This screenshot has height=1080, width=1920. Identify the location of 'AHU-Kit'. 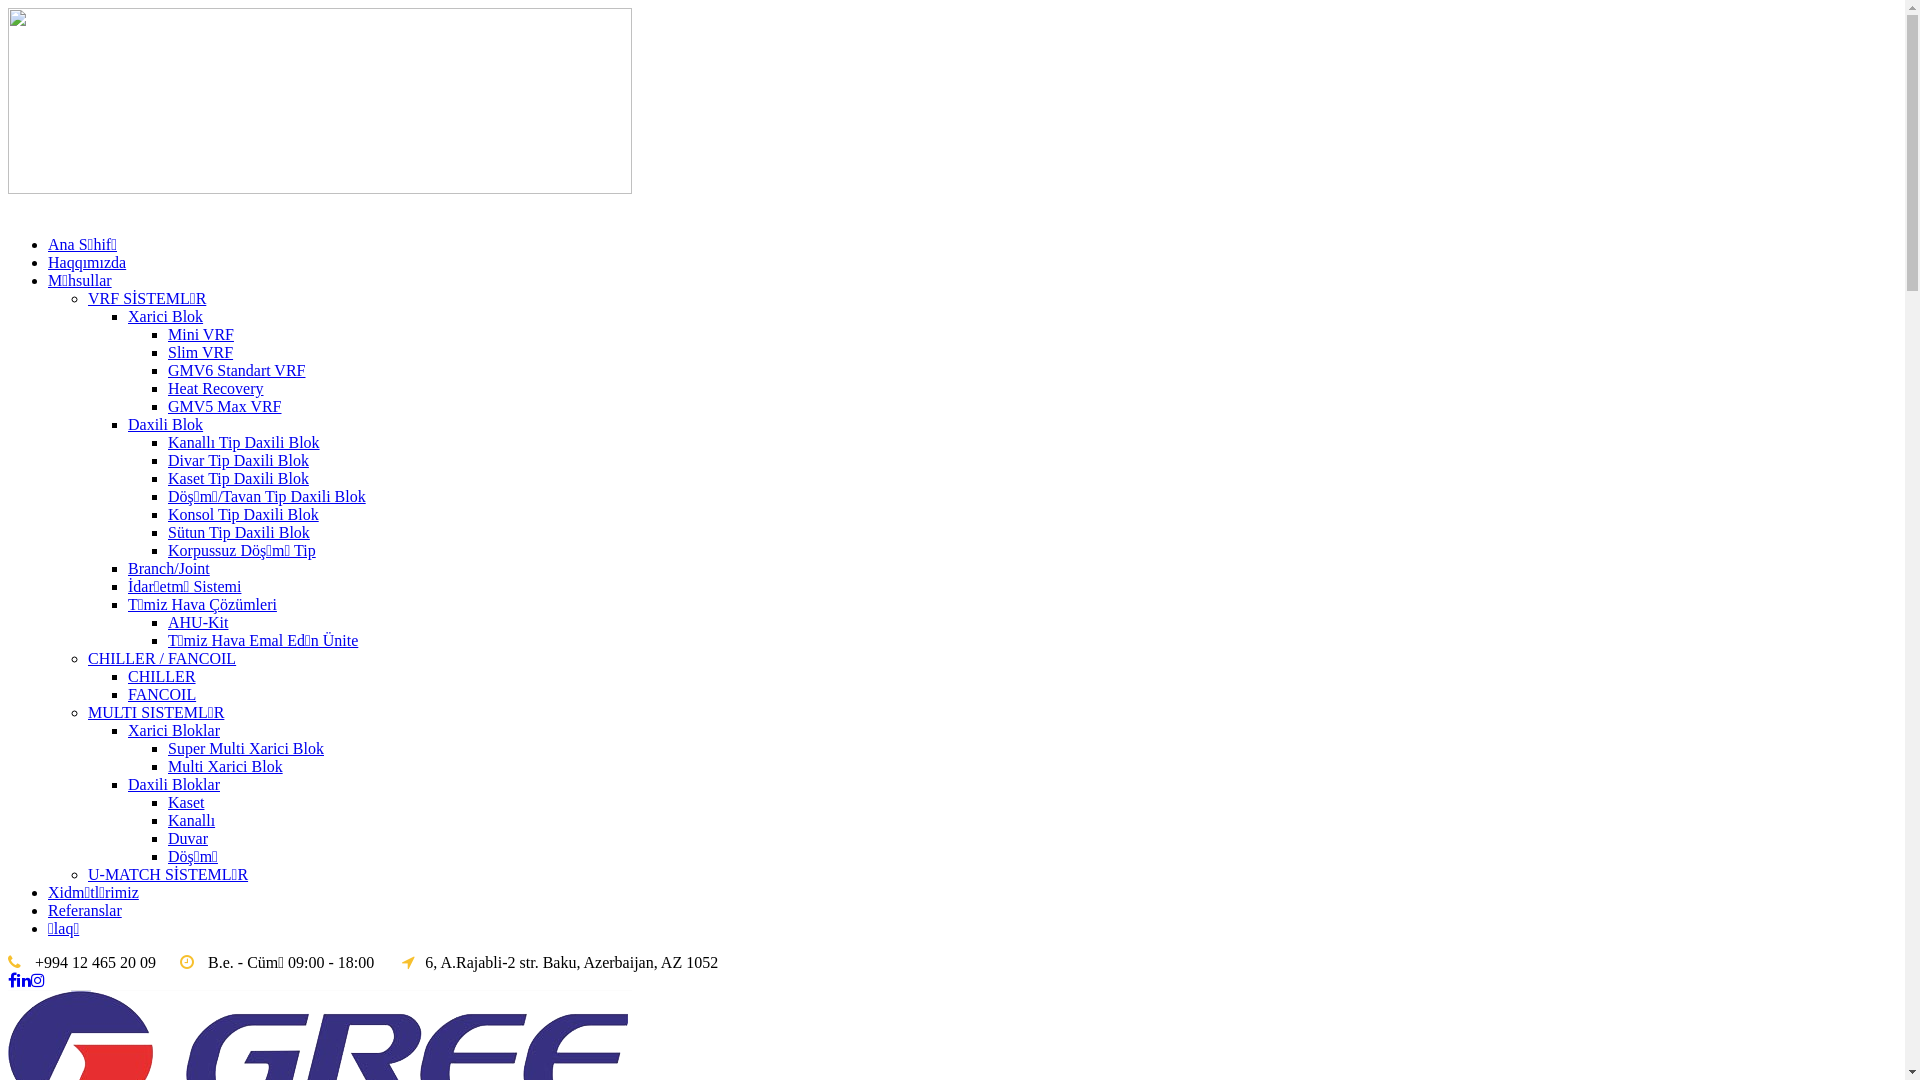
(197, 621).